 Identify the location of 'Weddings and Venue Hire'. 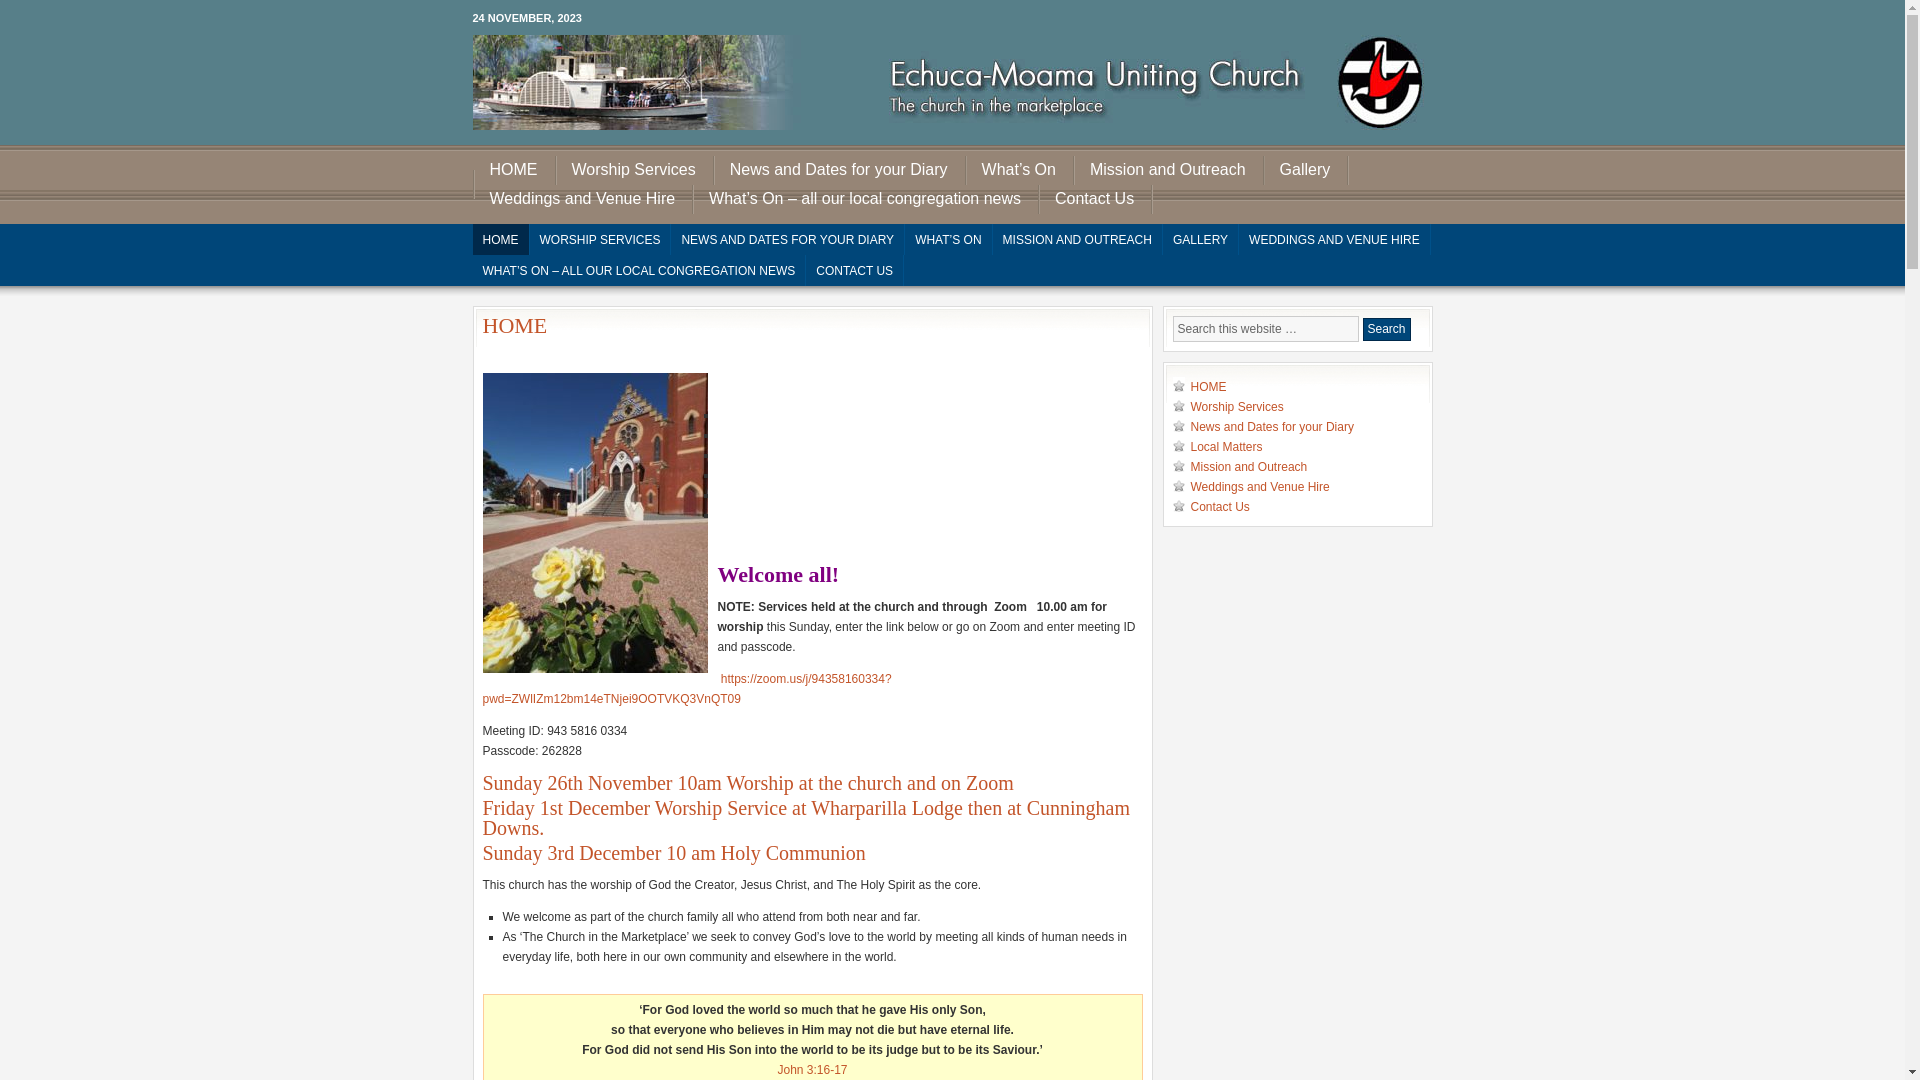
(1258, 486).